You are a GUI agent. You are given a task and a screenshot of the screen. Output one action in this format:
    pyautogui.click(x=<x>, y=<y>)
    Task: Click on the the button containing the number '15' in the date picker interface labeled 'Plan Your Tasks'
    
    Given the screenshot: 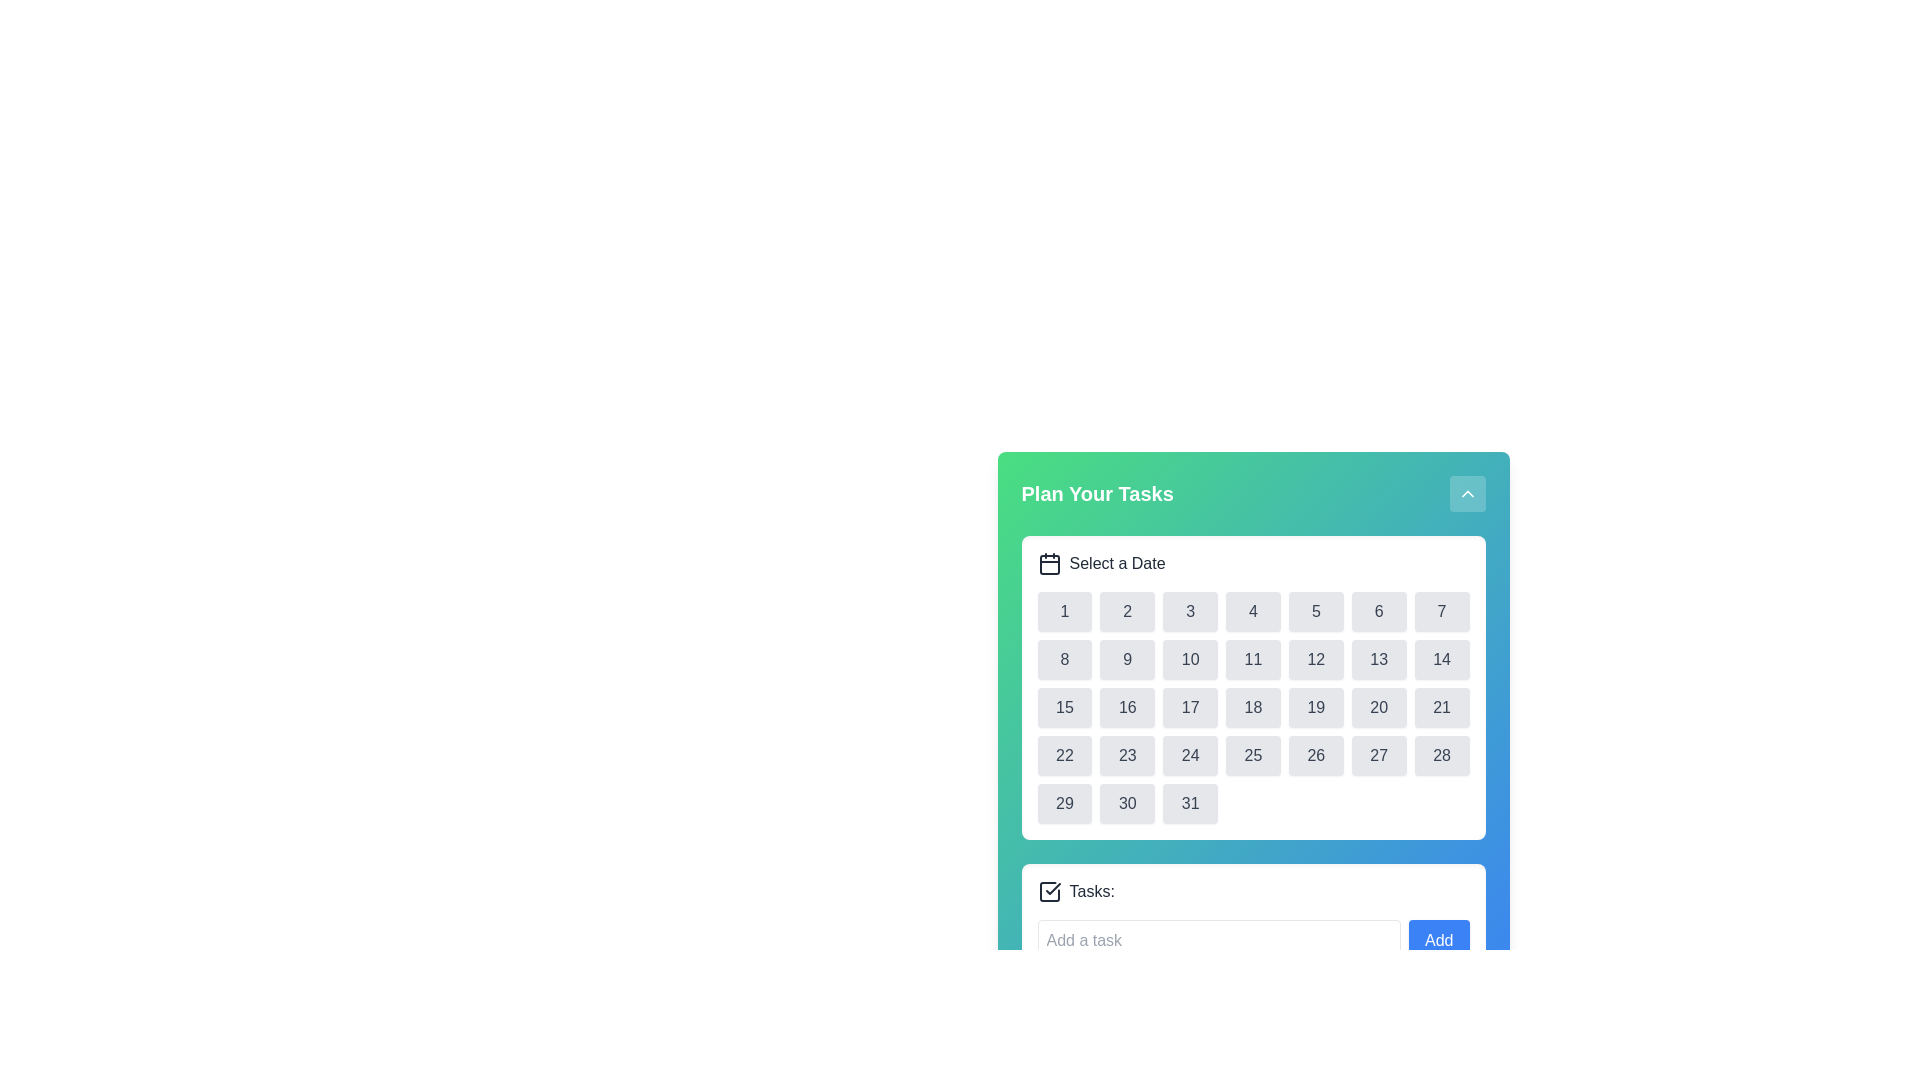 What is the action you would take?
    pyautogui.click(x=1063, y=707)
    